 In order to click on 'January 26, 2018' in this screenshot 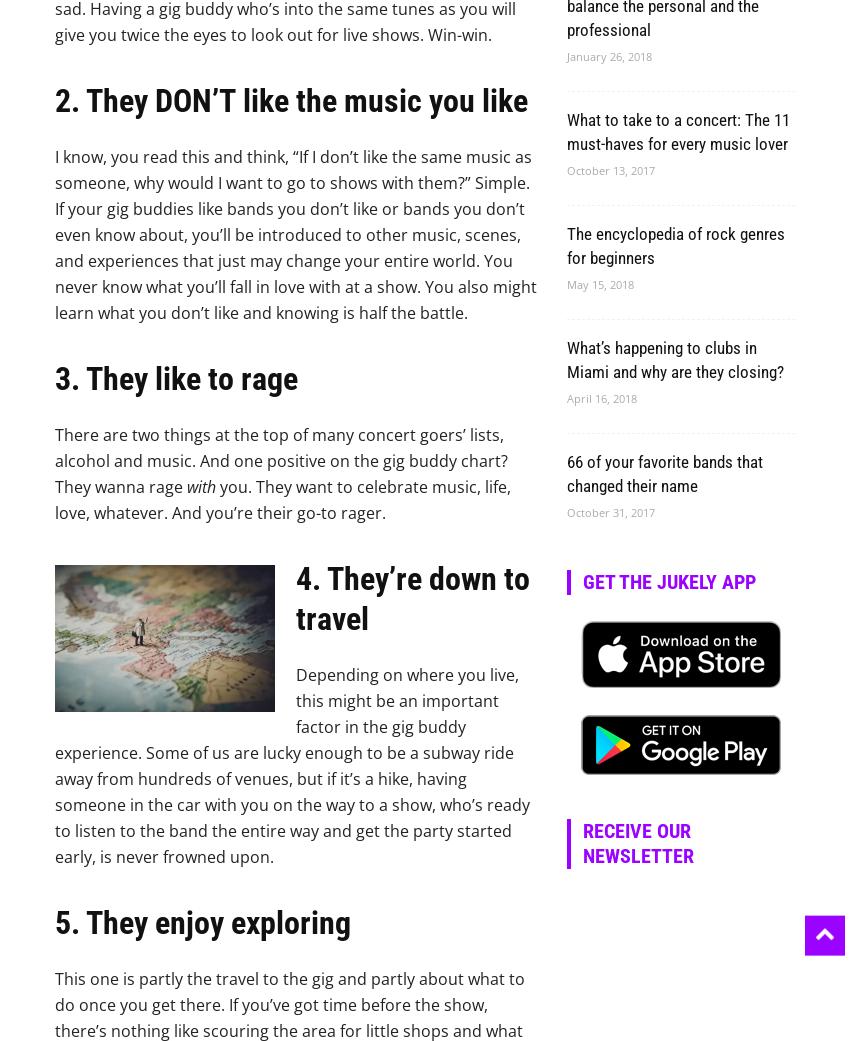, I will do `click(608, 55)`.